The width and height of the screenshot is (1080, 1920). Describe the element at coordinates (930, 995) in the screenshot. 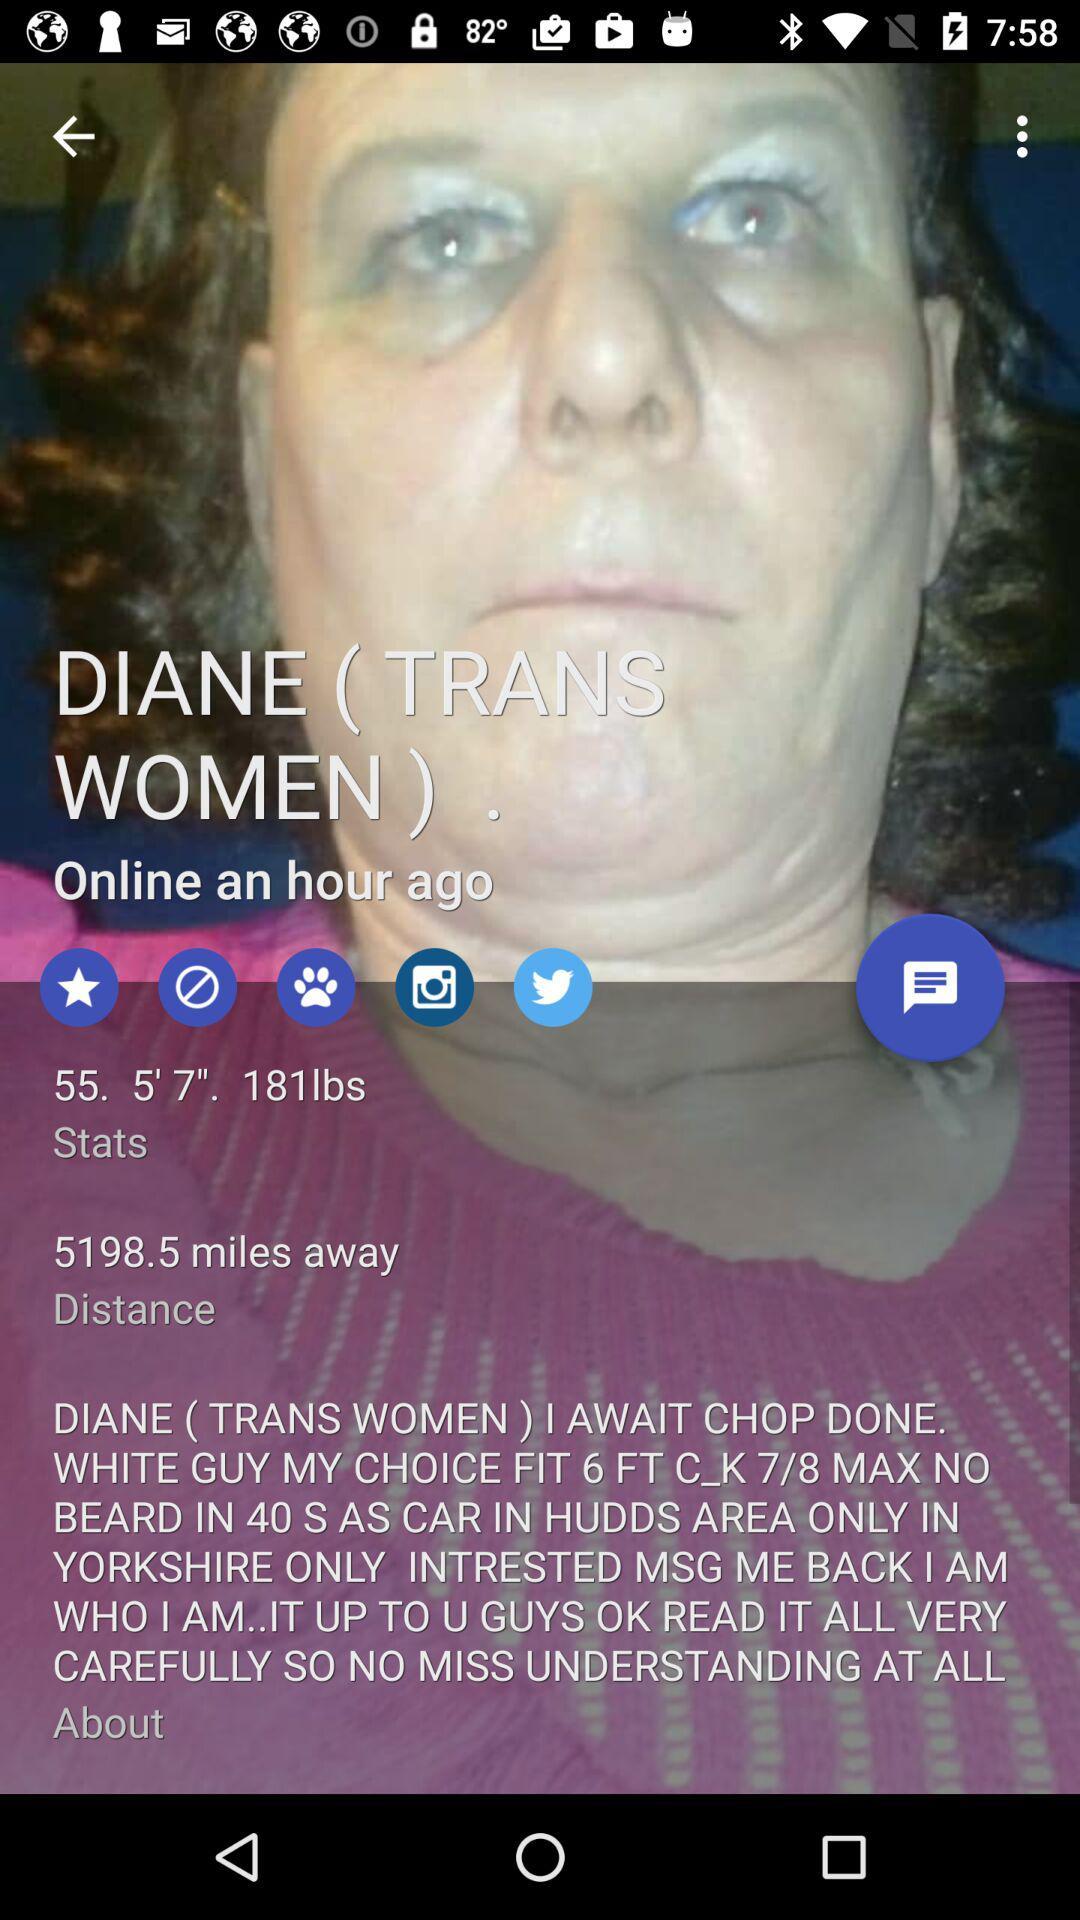

I see `messages the article` at that location.